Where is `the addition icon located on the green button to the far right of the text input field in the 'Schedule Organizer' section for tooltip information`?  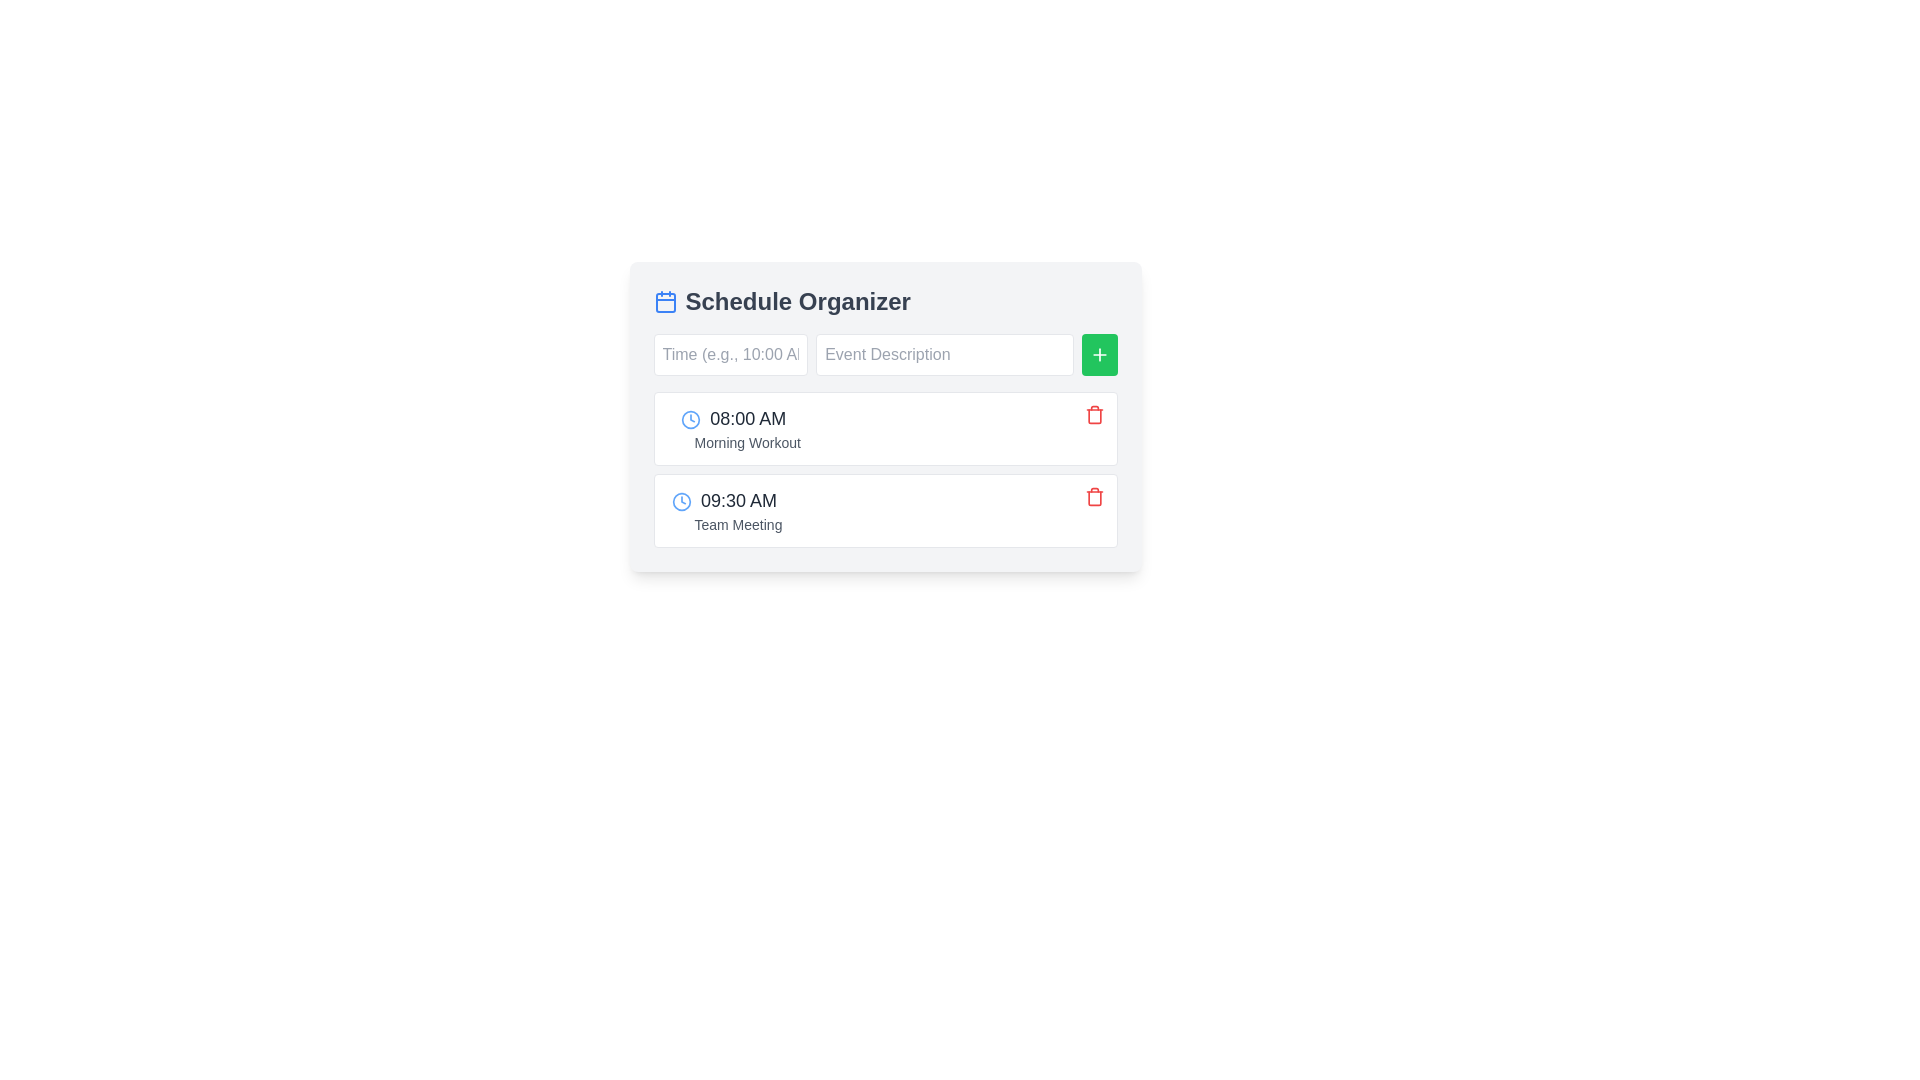 the addition icon located on the green button to the far right of the text input field in the 'Schedule Organizer' section for tooltip information is located at coordinates (1098, 353).